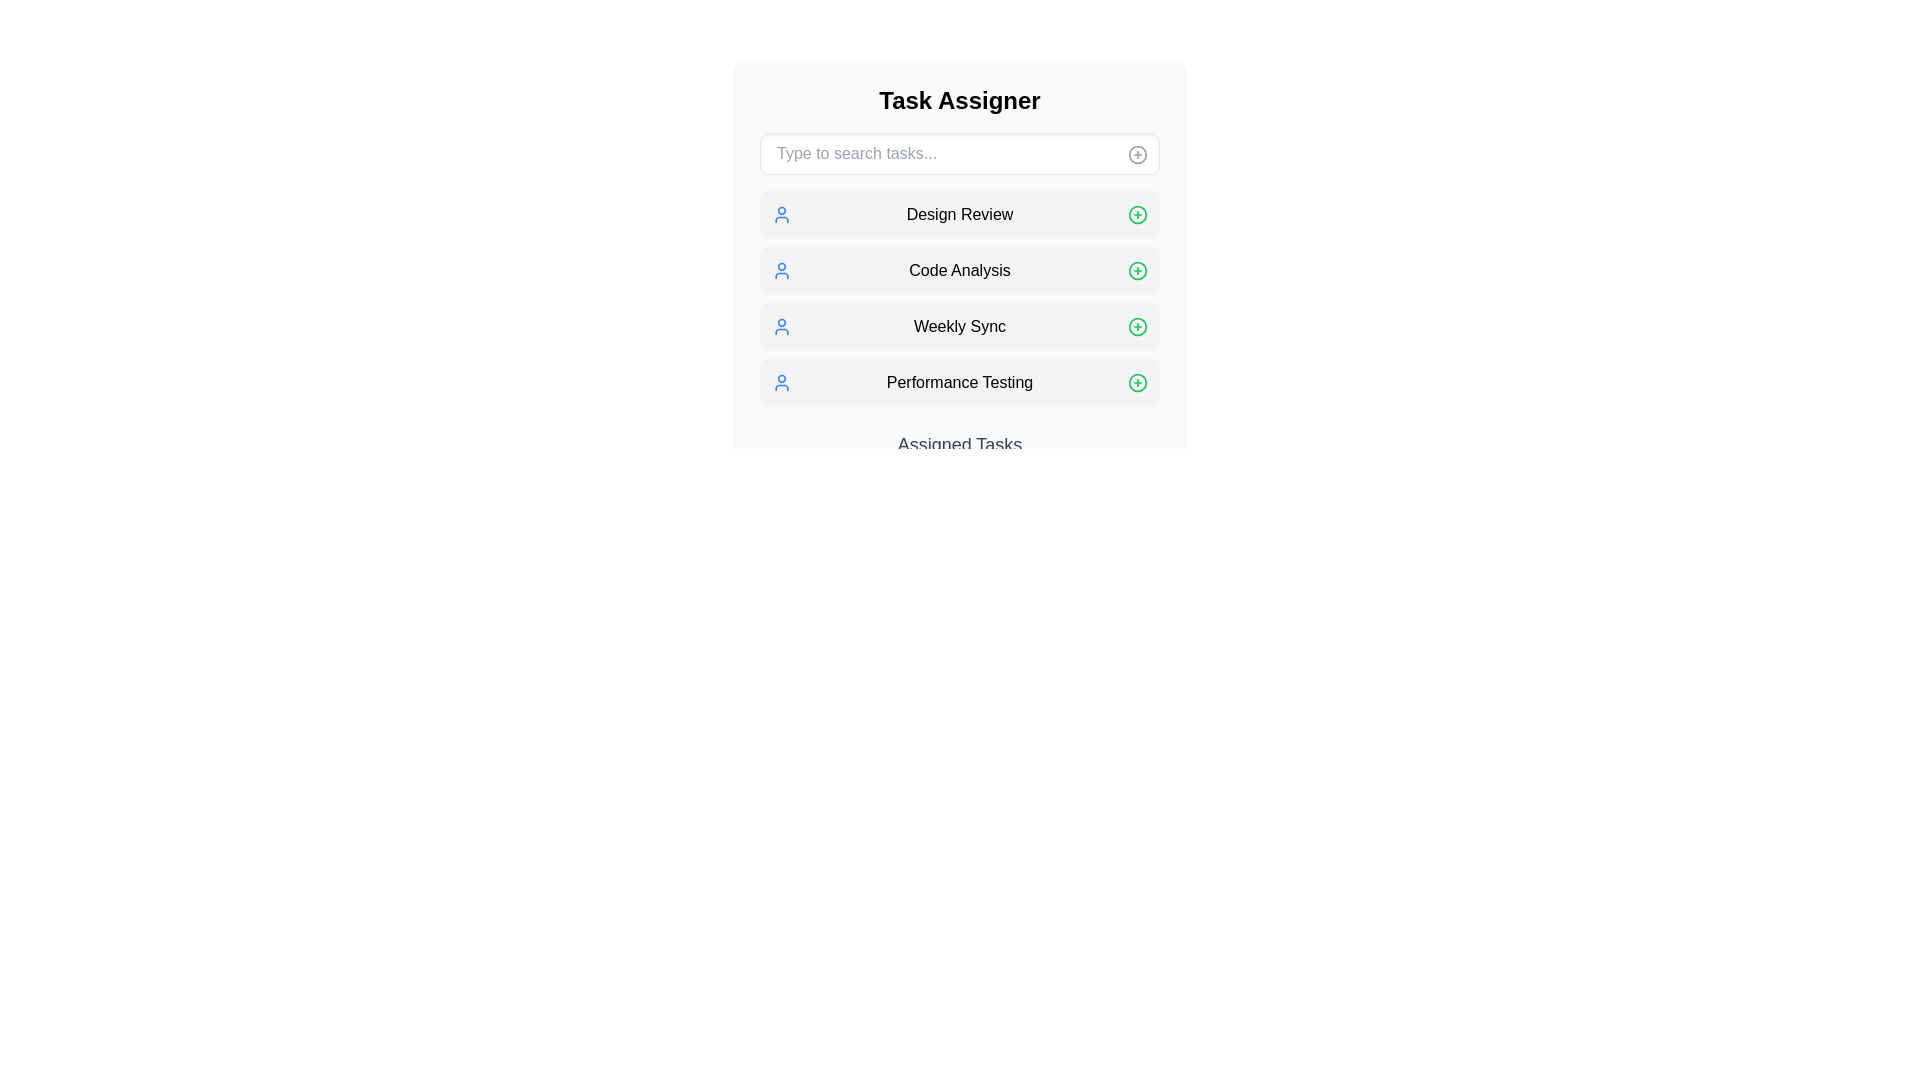 The image size is (1920, 1080). Describe the element at coordinates (781, 215) in the screenshot. I see `the user icon representing the user associated with the 'Design Review' task, positioned to the left of the 'Design Review' label in the task list` at that location.